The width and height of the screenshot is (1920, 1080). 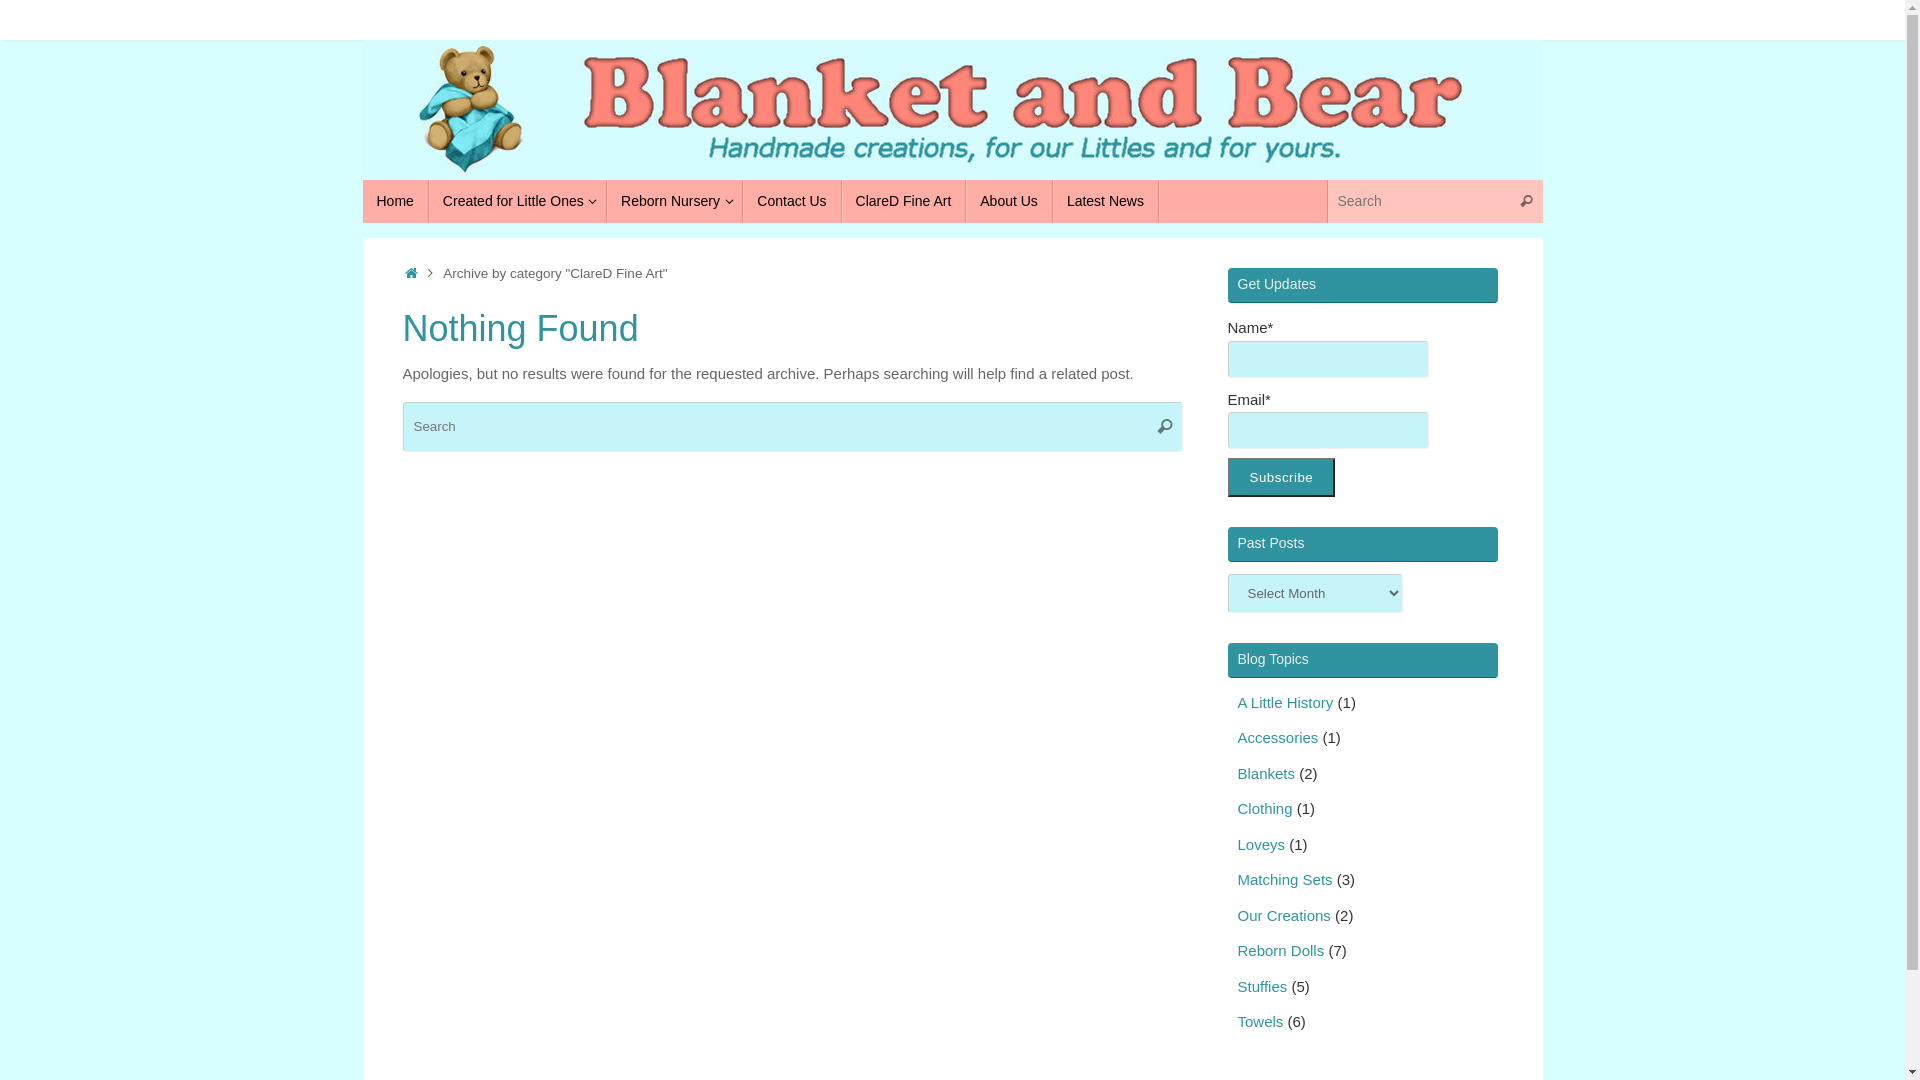 I want to click on 'About Us', so click(x=1009, y=201).